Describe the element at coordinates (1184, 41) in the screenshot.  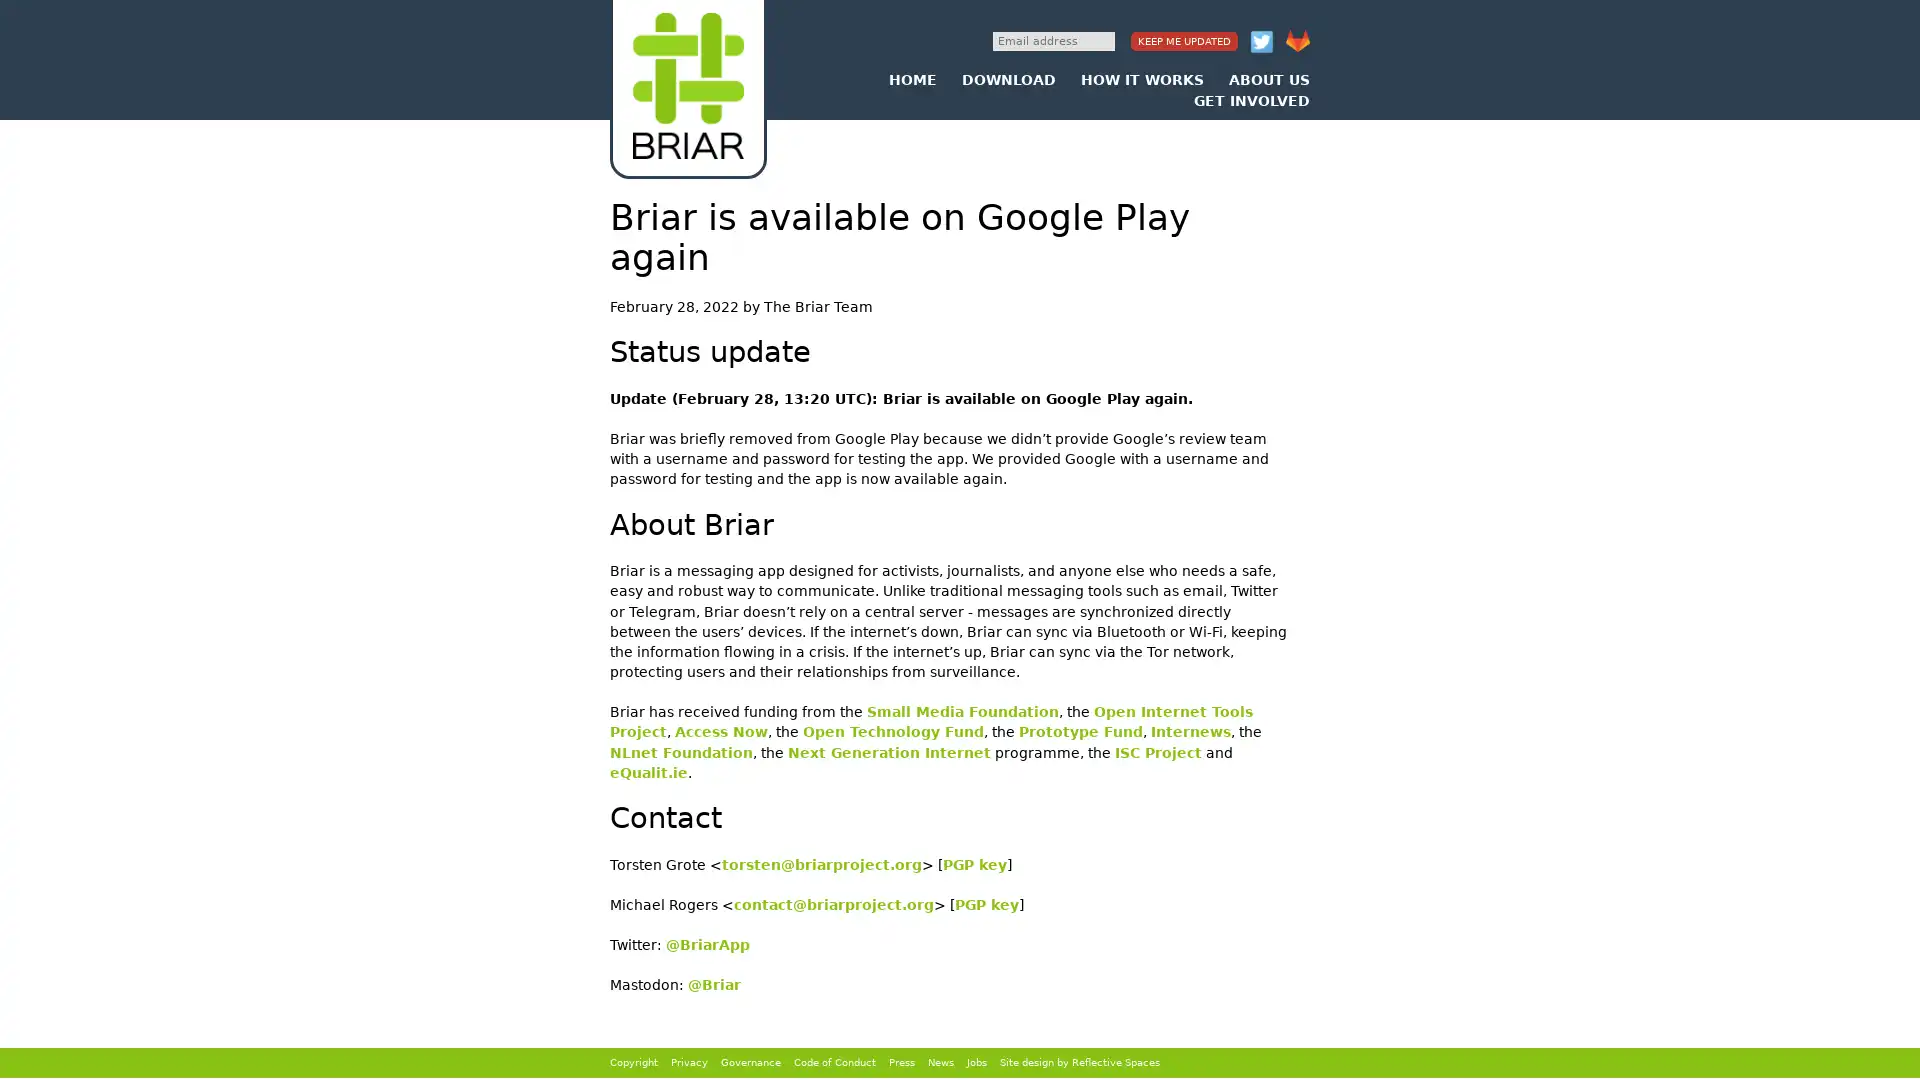
I see `KEEP ME UPDATED` at that location.